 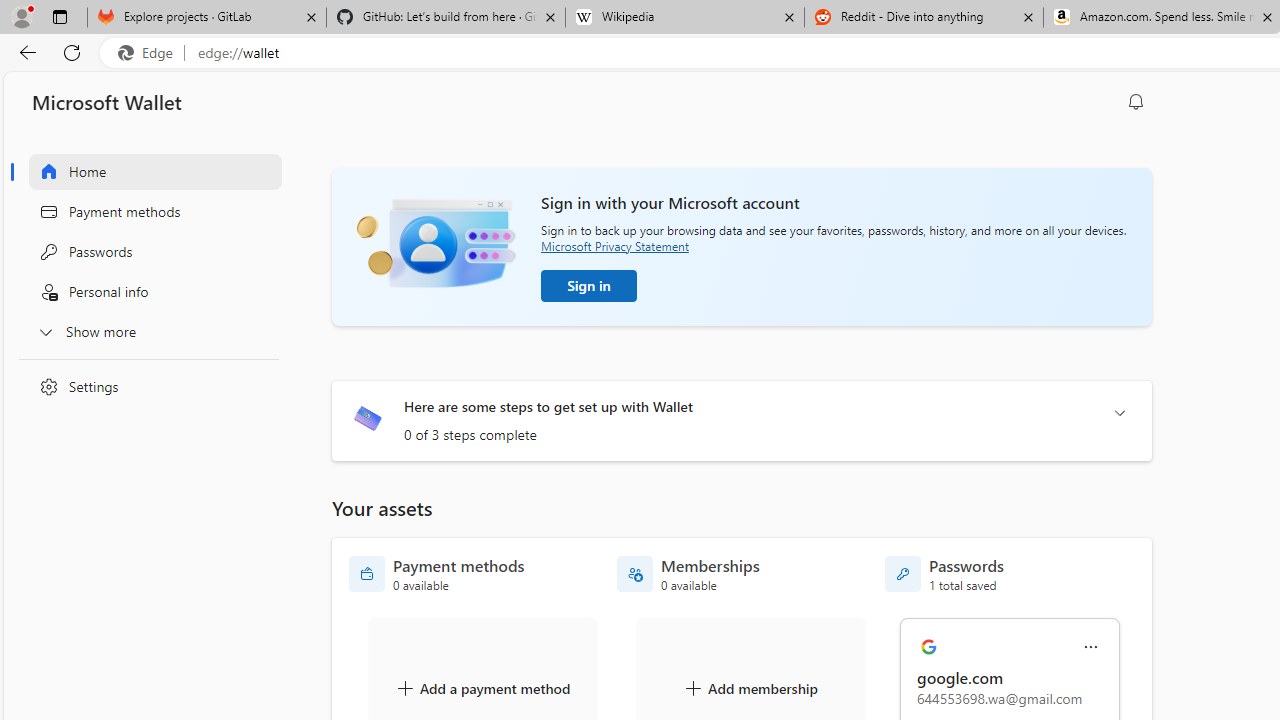 What do you see at coordinates (149, 52) in the screenshot?
I see `'Edge'` at bounding box center [149, 52].